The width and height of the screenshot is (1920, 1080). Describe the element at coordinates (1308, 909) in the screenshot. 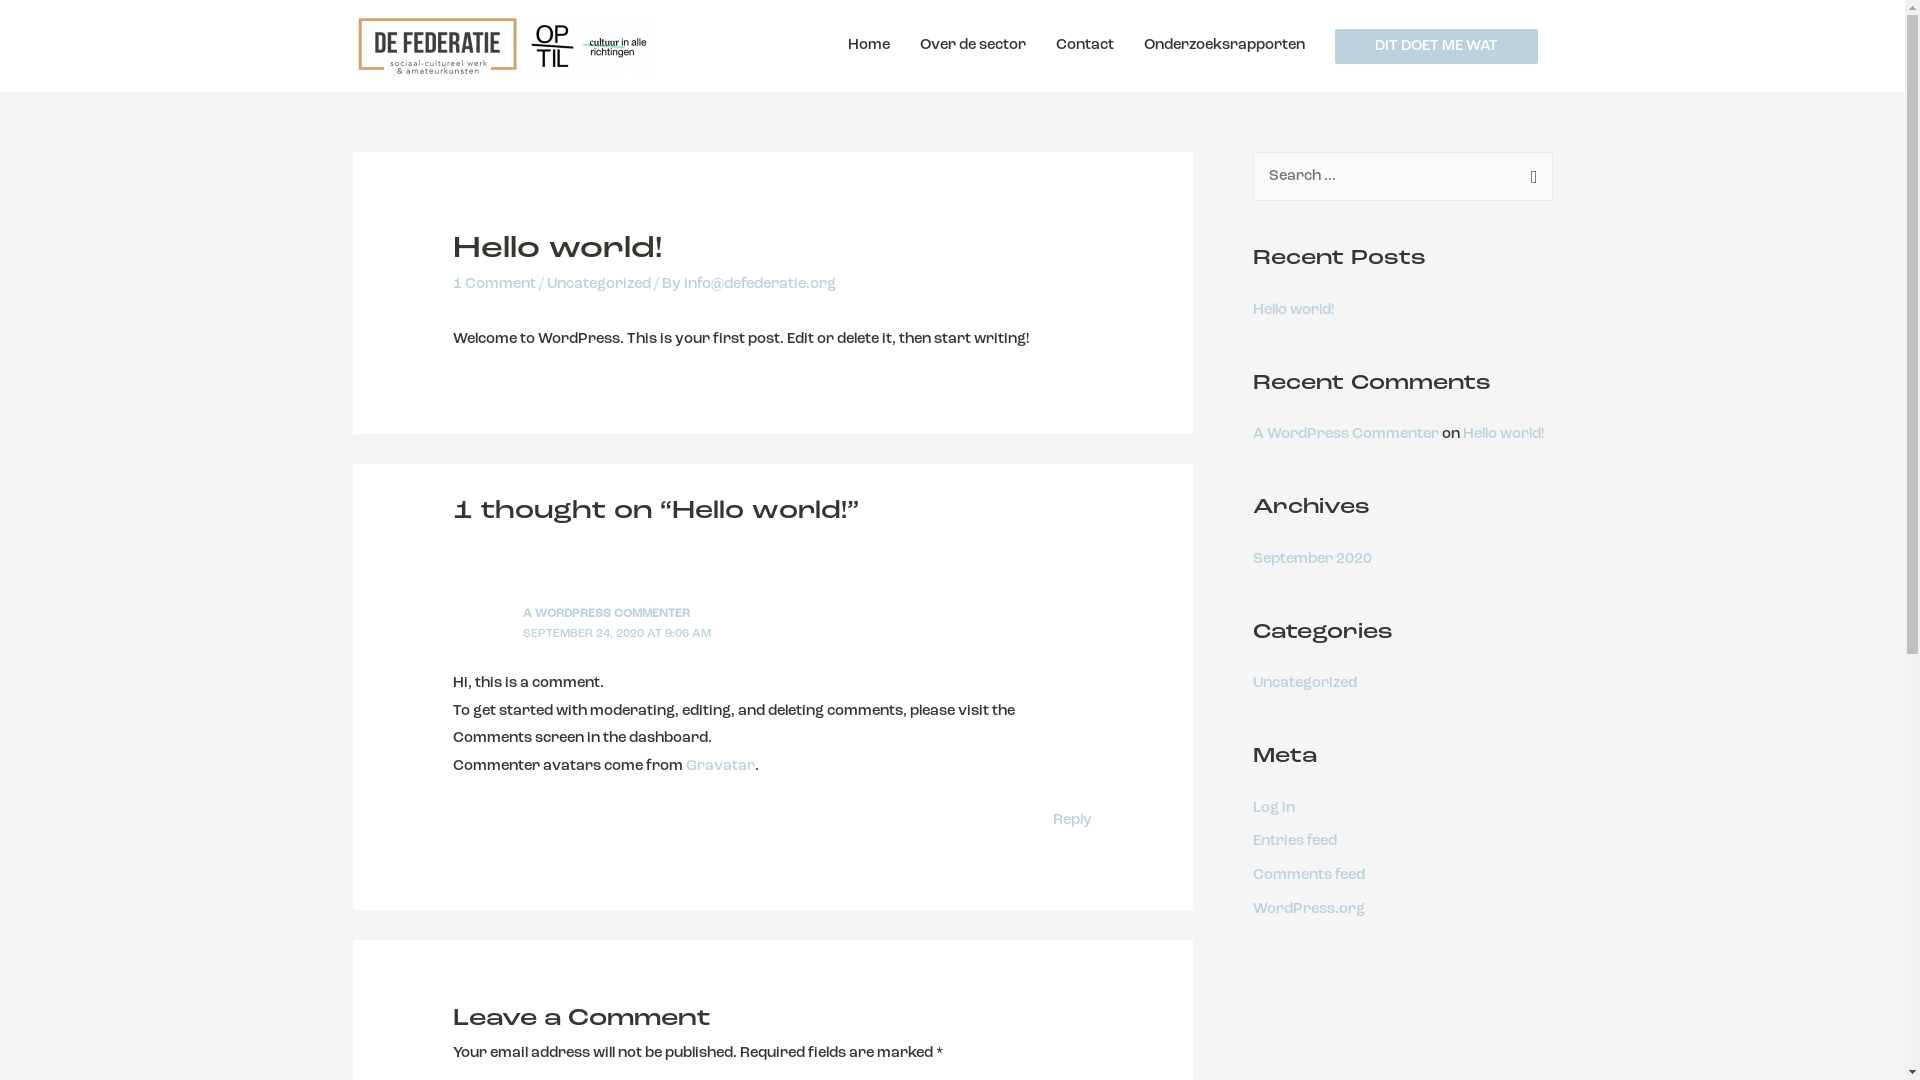

I see `'WordPress.org'` at that location.